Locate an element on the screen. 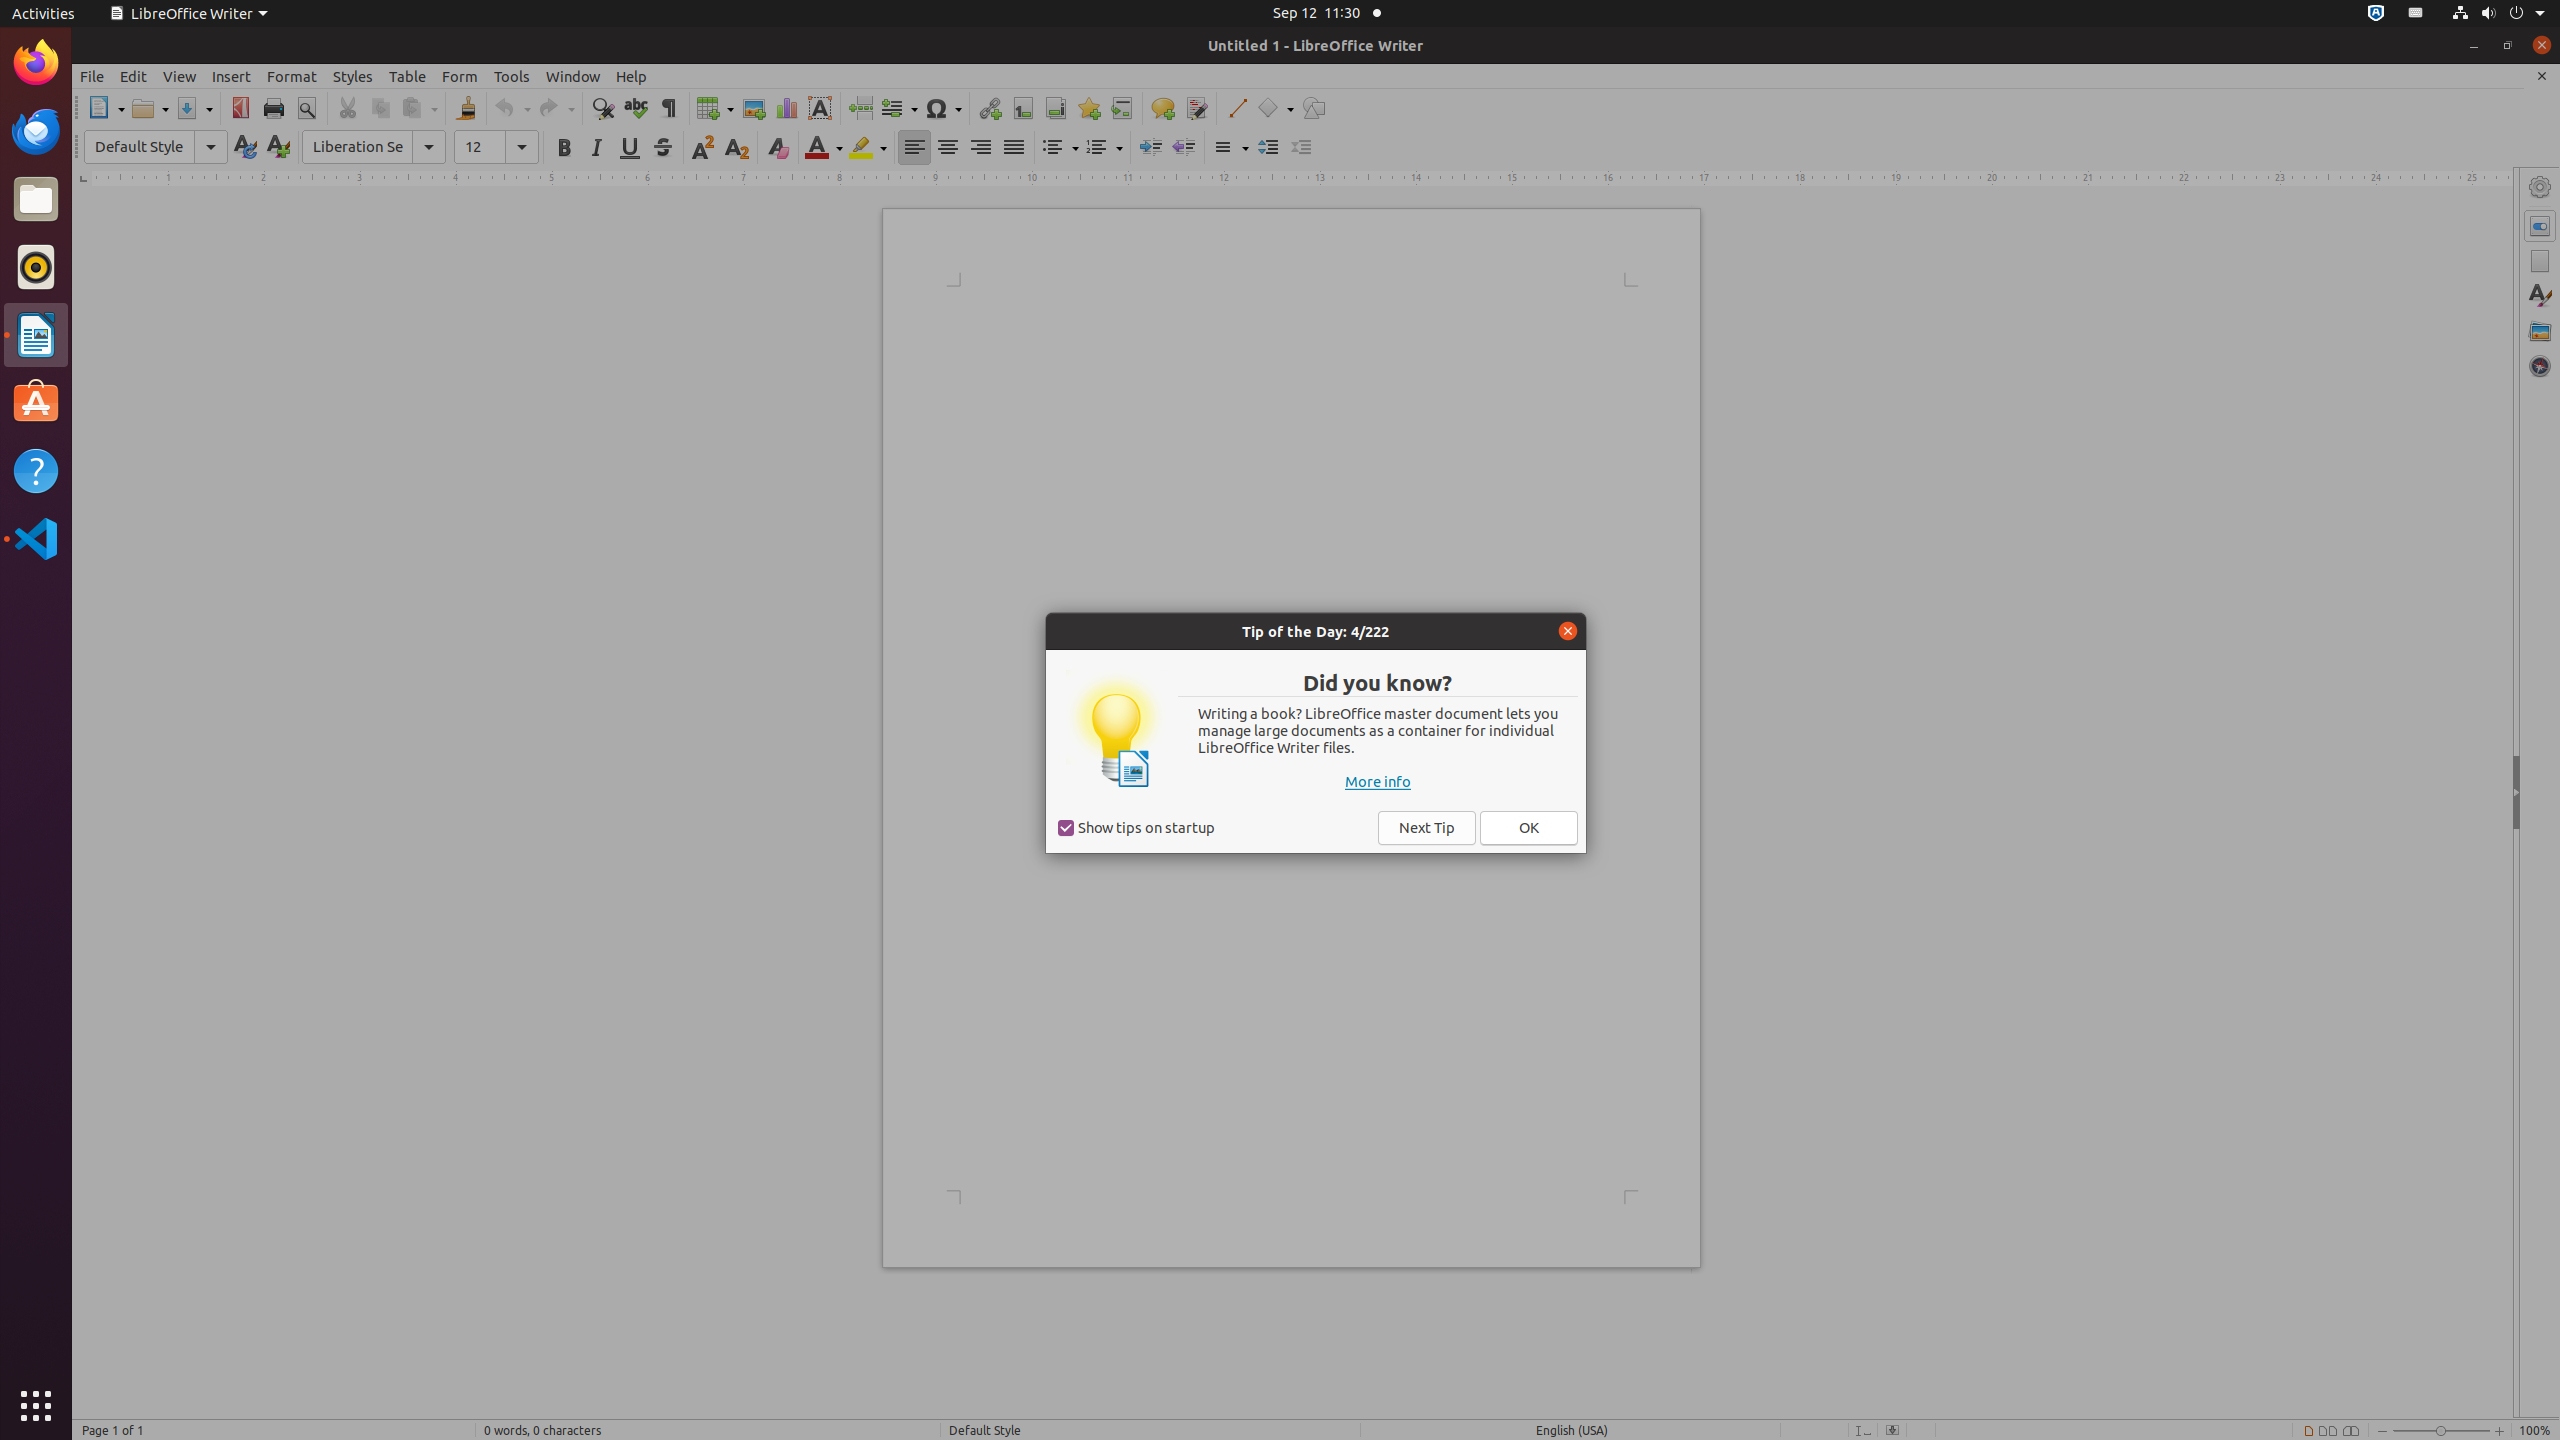  'Firefox Web Browser' is located at coordinates (36, 61).